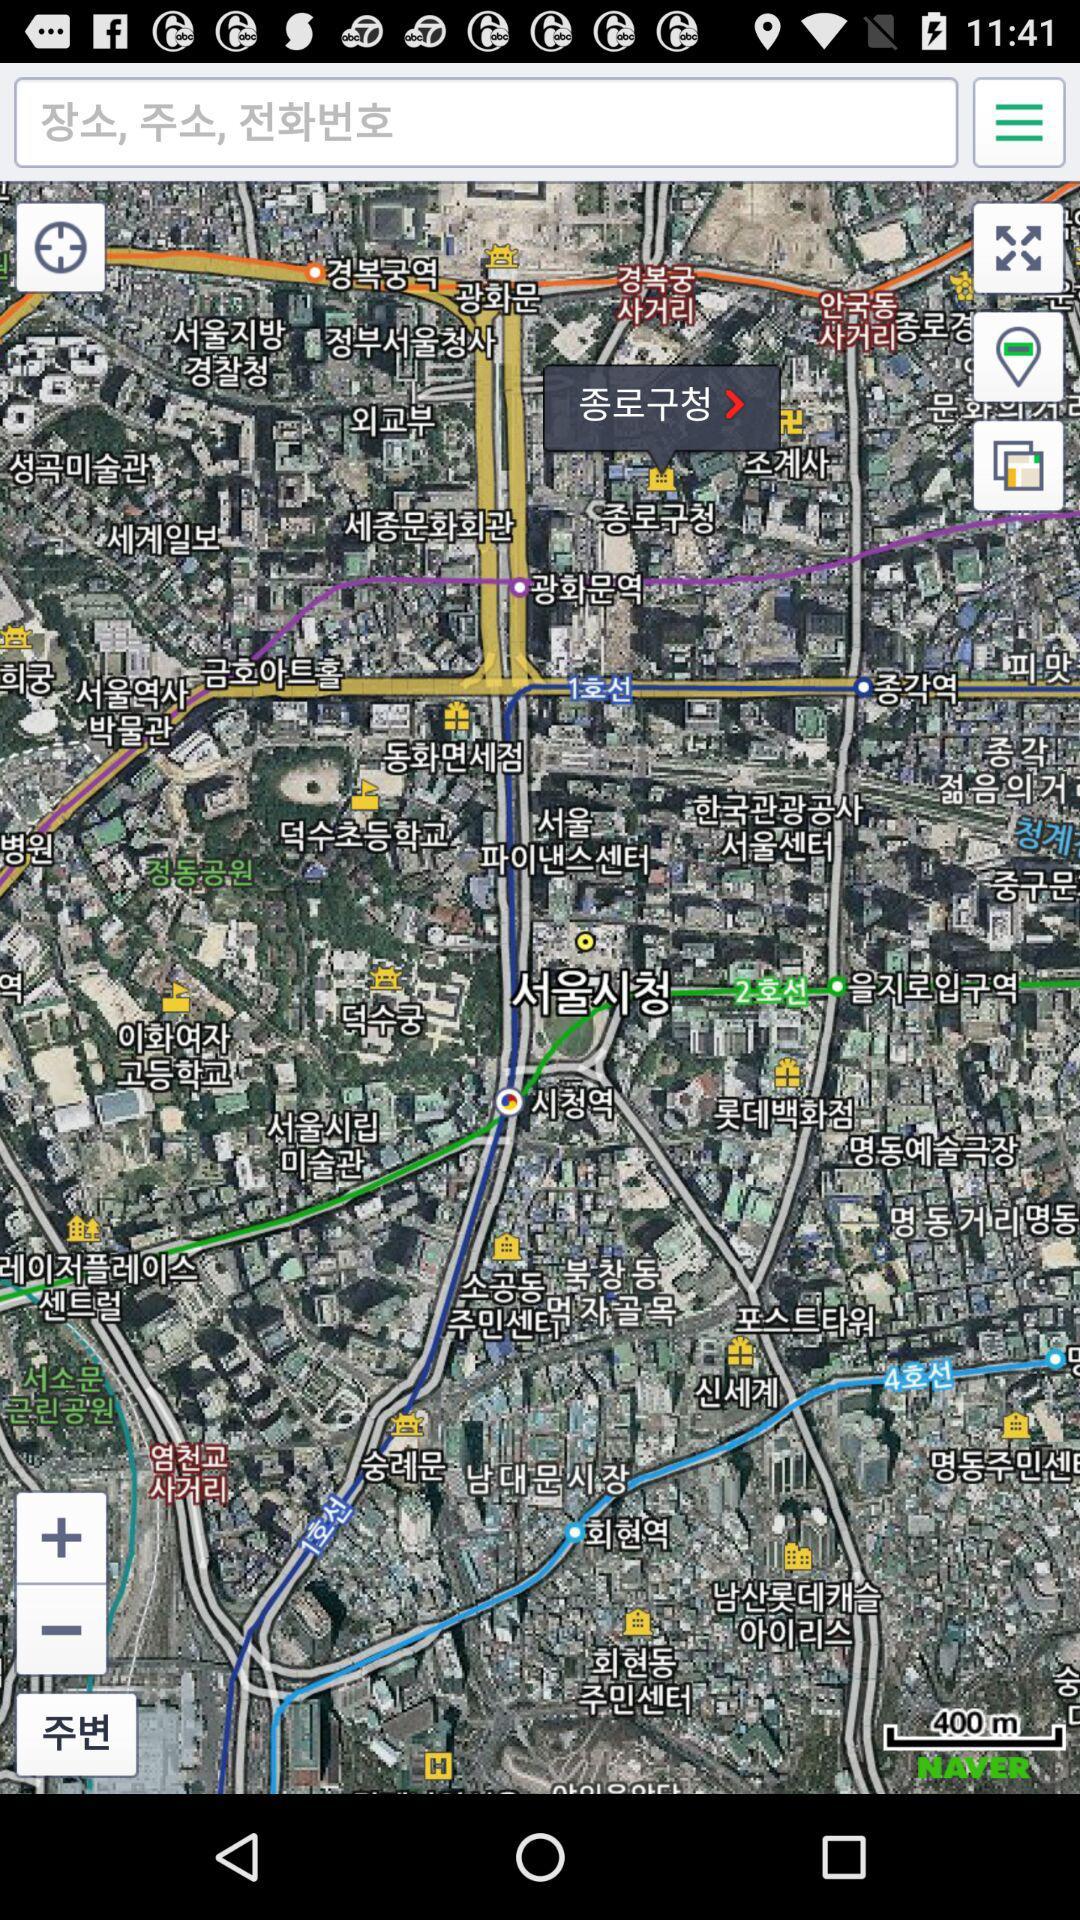  I want to click on the add icon, so click(60, 1644).